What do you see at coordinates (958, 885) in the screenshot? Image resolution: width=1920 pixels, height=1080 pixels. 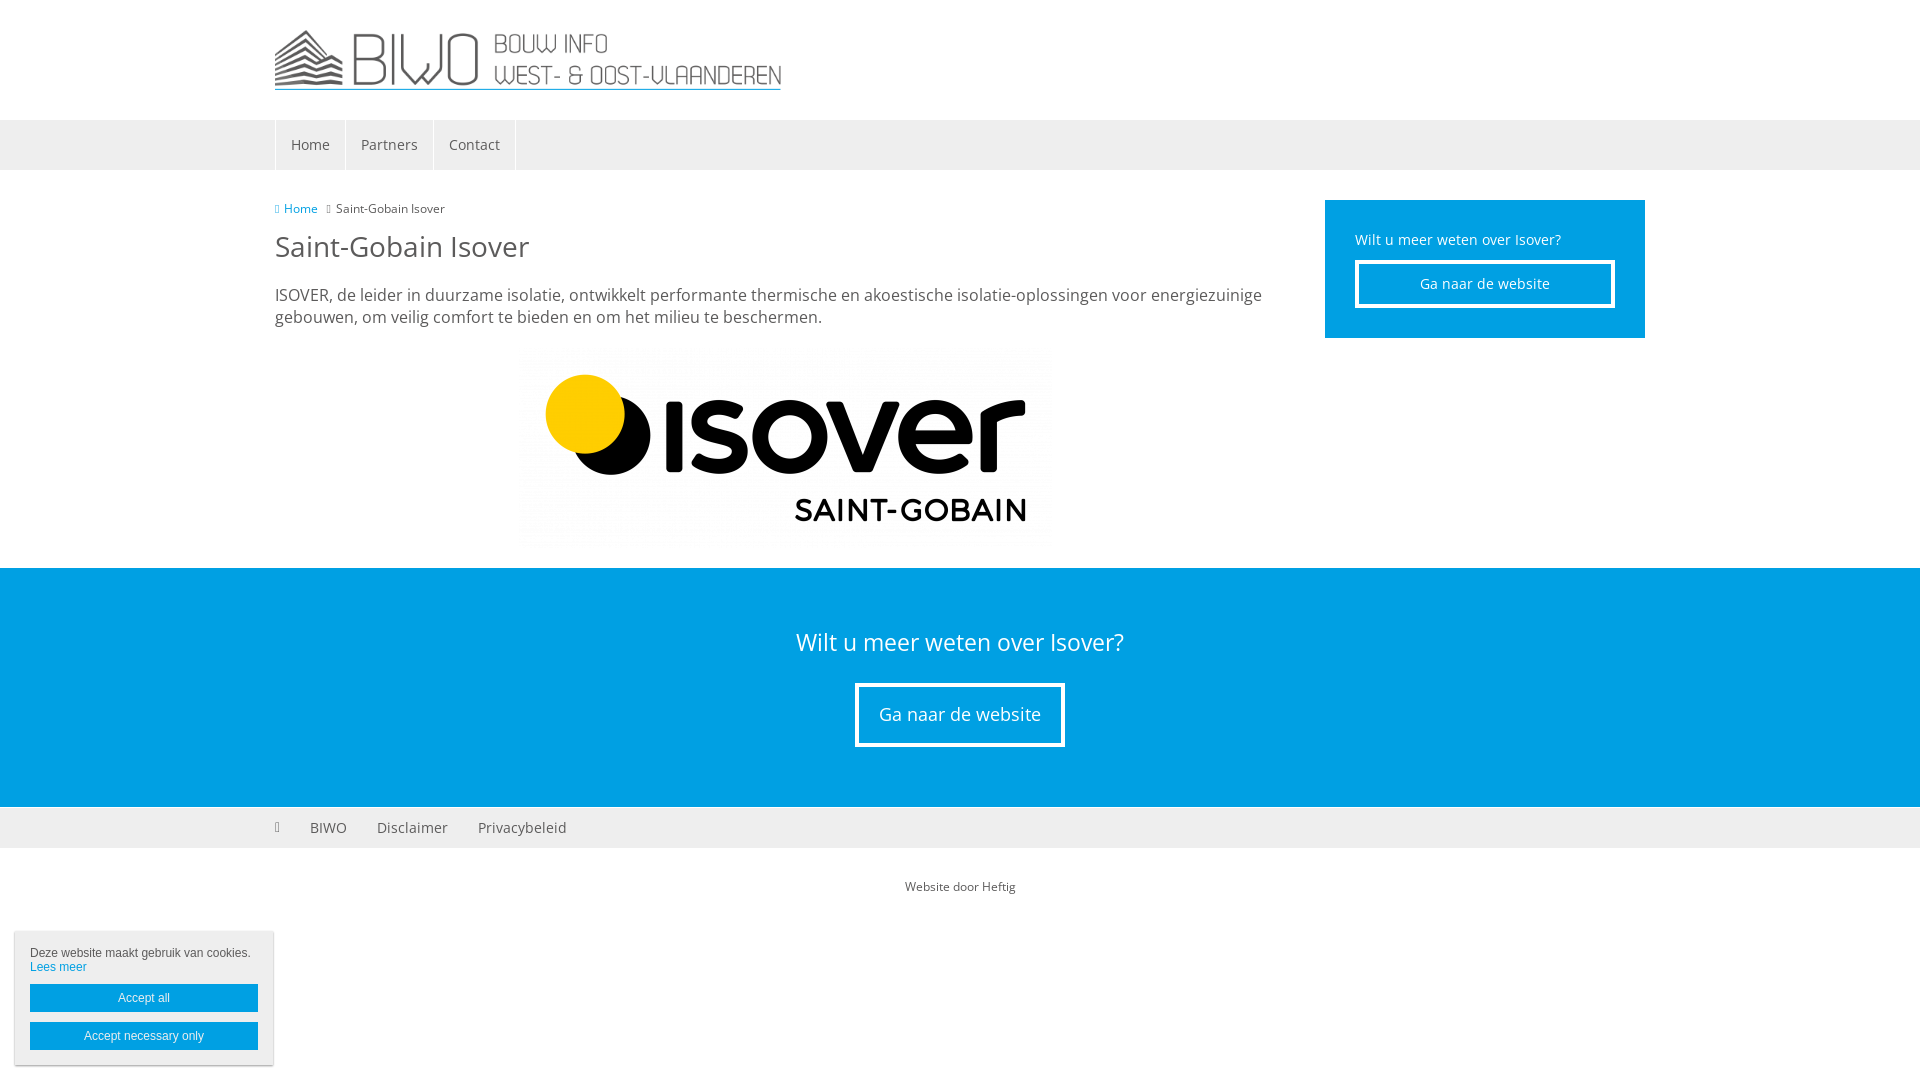 I see `'Website door Heftig'` at bounding box center [958, 885].